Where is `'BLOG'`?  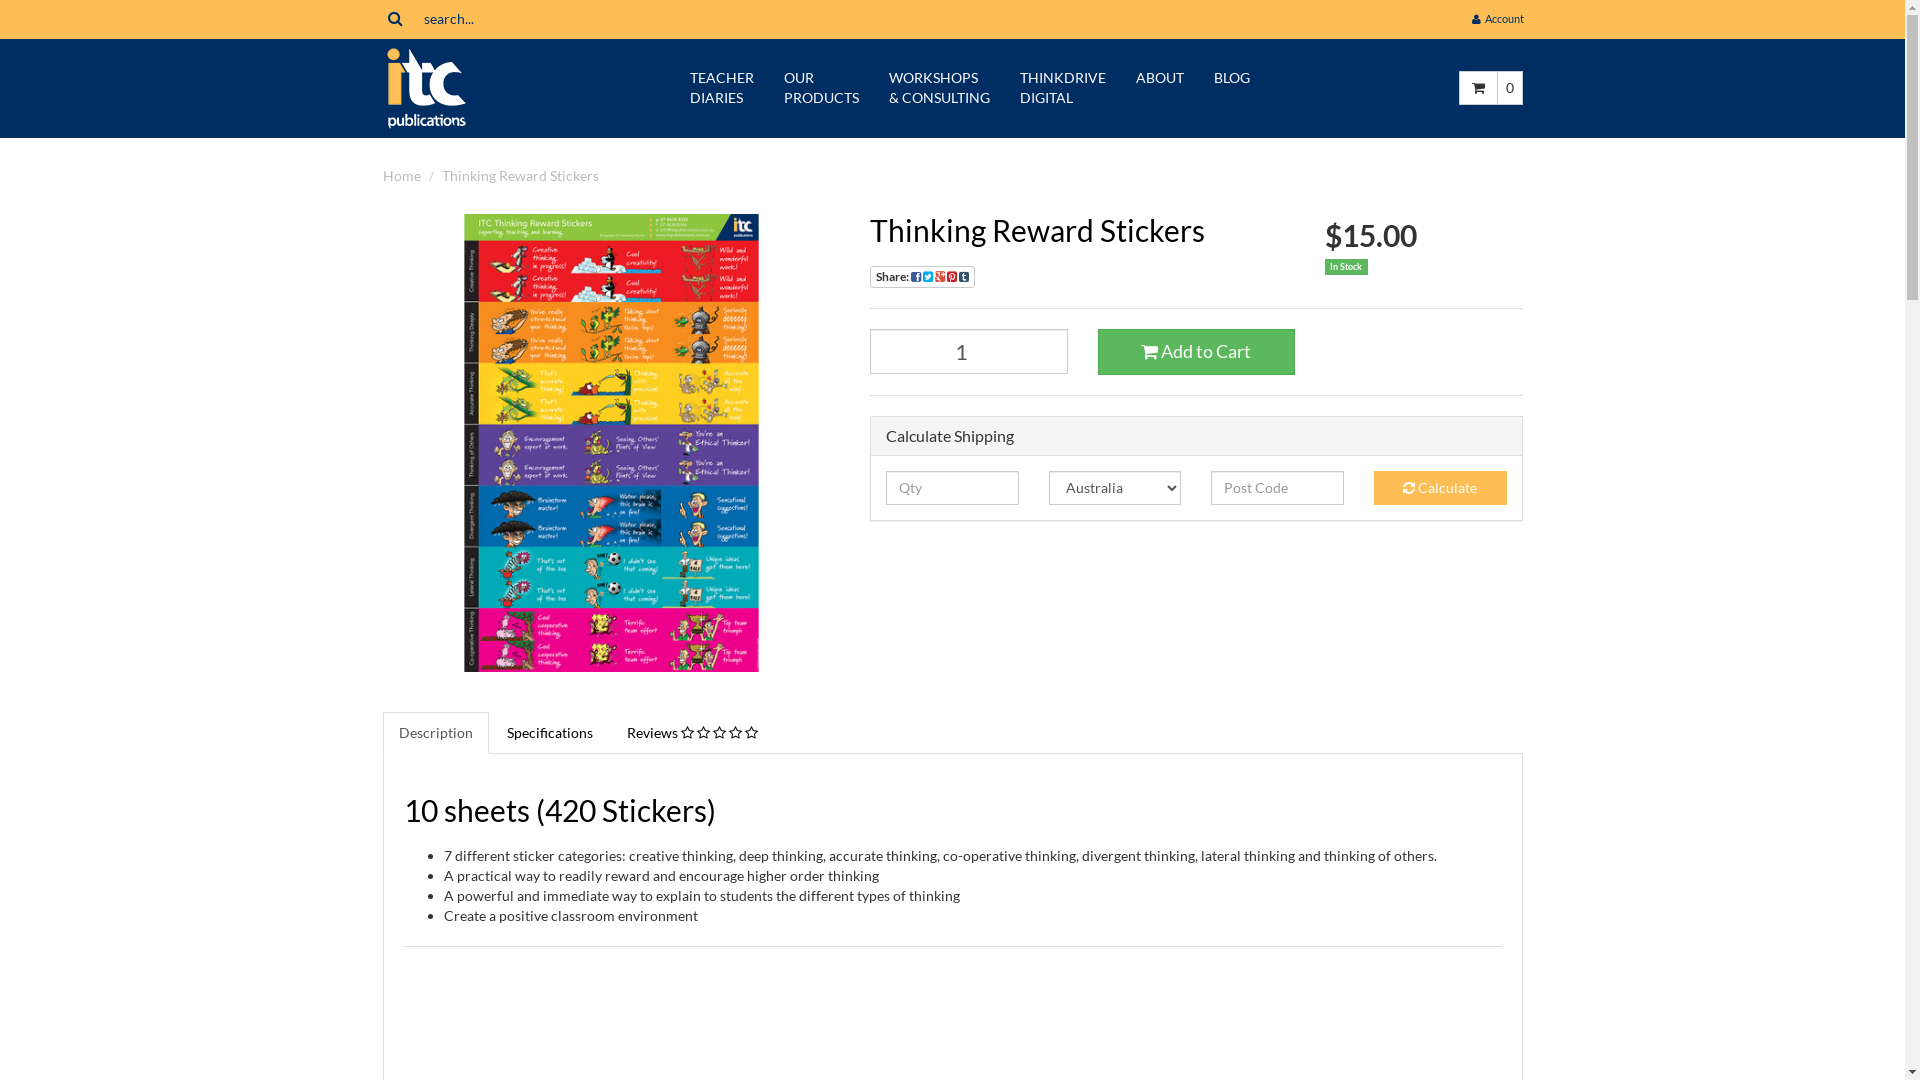 'BLOG' is located at coordinates (1231, 76).